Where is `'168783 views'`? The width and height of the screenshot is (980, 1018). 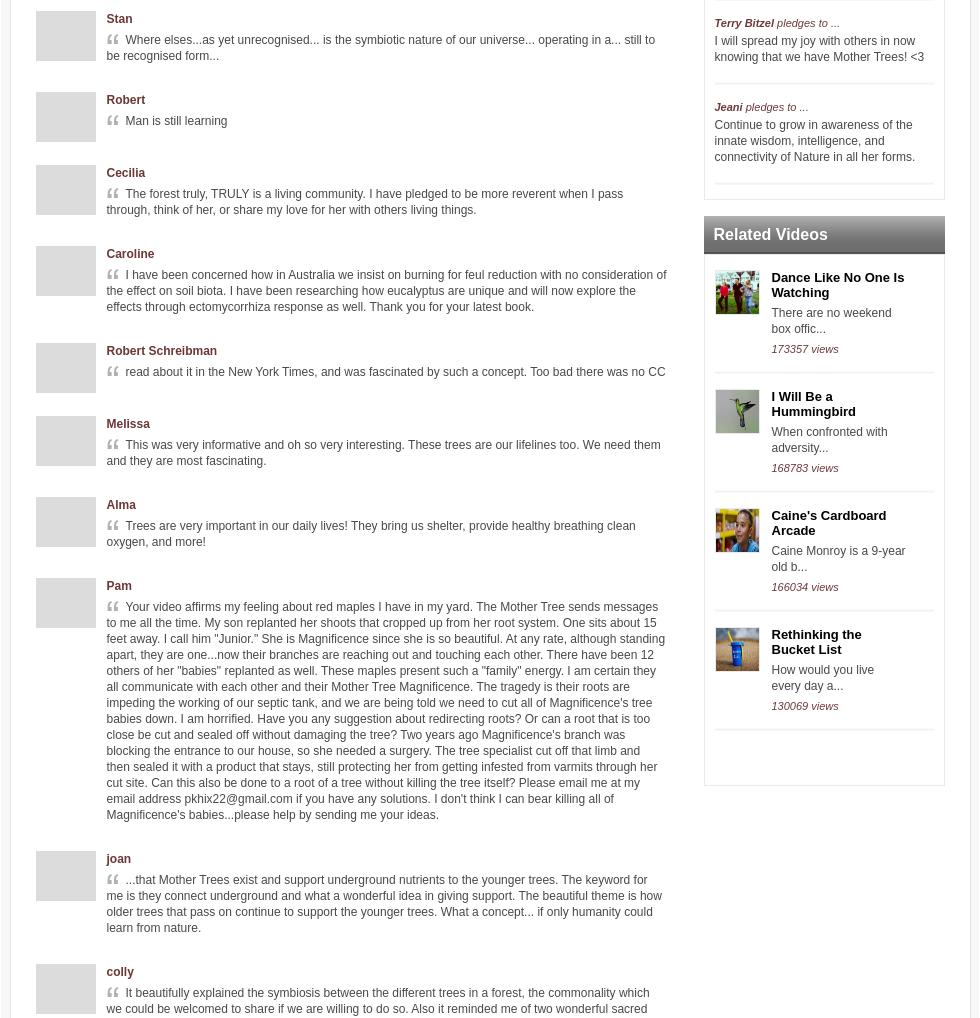 '168783 views' is located at coordinates (804, 467).